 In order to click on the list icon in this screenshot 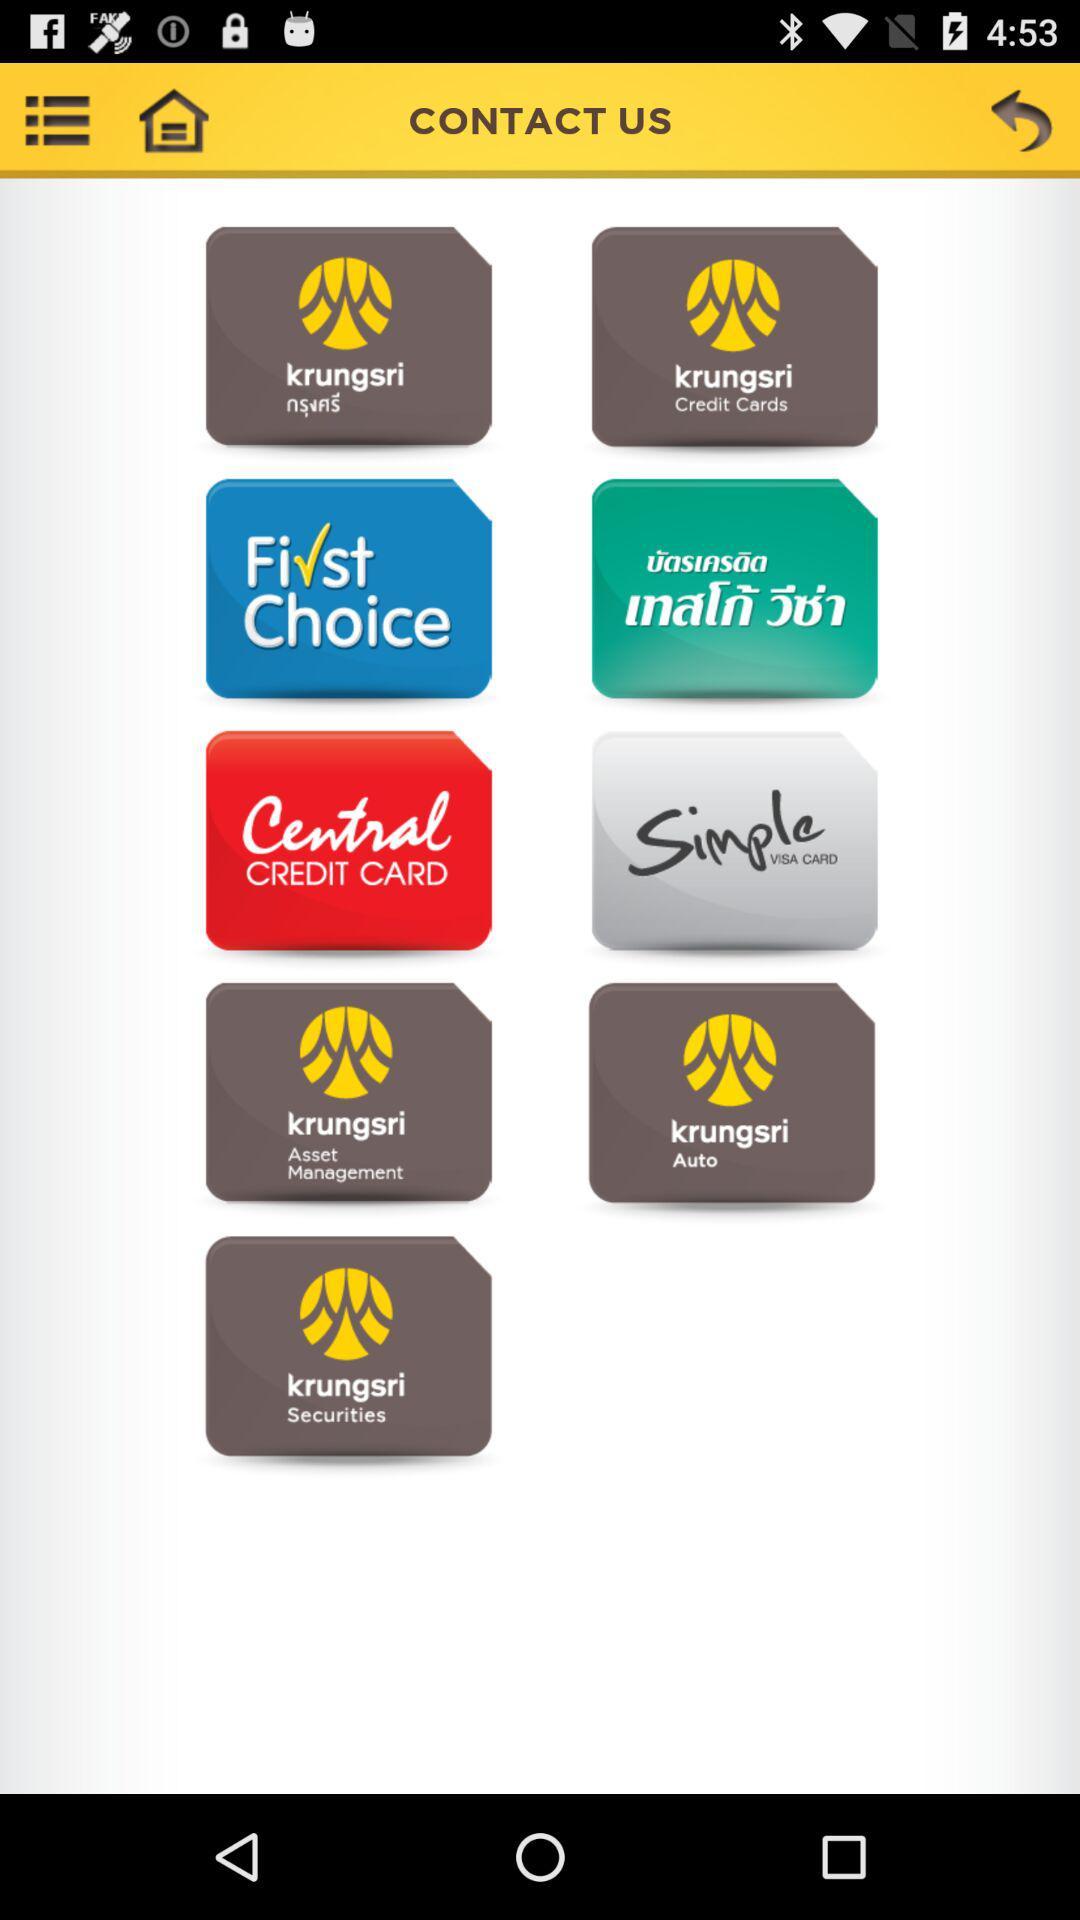, I will do `click(56, 128)`.